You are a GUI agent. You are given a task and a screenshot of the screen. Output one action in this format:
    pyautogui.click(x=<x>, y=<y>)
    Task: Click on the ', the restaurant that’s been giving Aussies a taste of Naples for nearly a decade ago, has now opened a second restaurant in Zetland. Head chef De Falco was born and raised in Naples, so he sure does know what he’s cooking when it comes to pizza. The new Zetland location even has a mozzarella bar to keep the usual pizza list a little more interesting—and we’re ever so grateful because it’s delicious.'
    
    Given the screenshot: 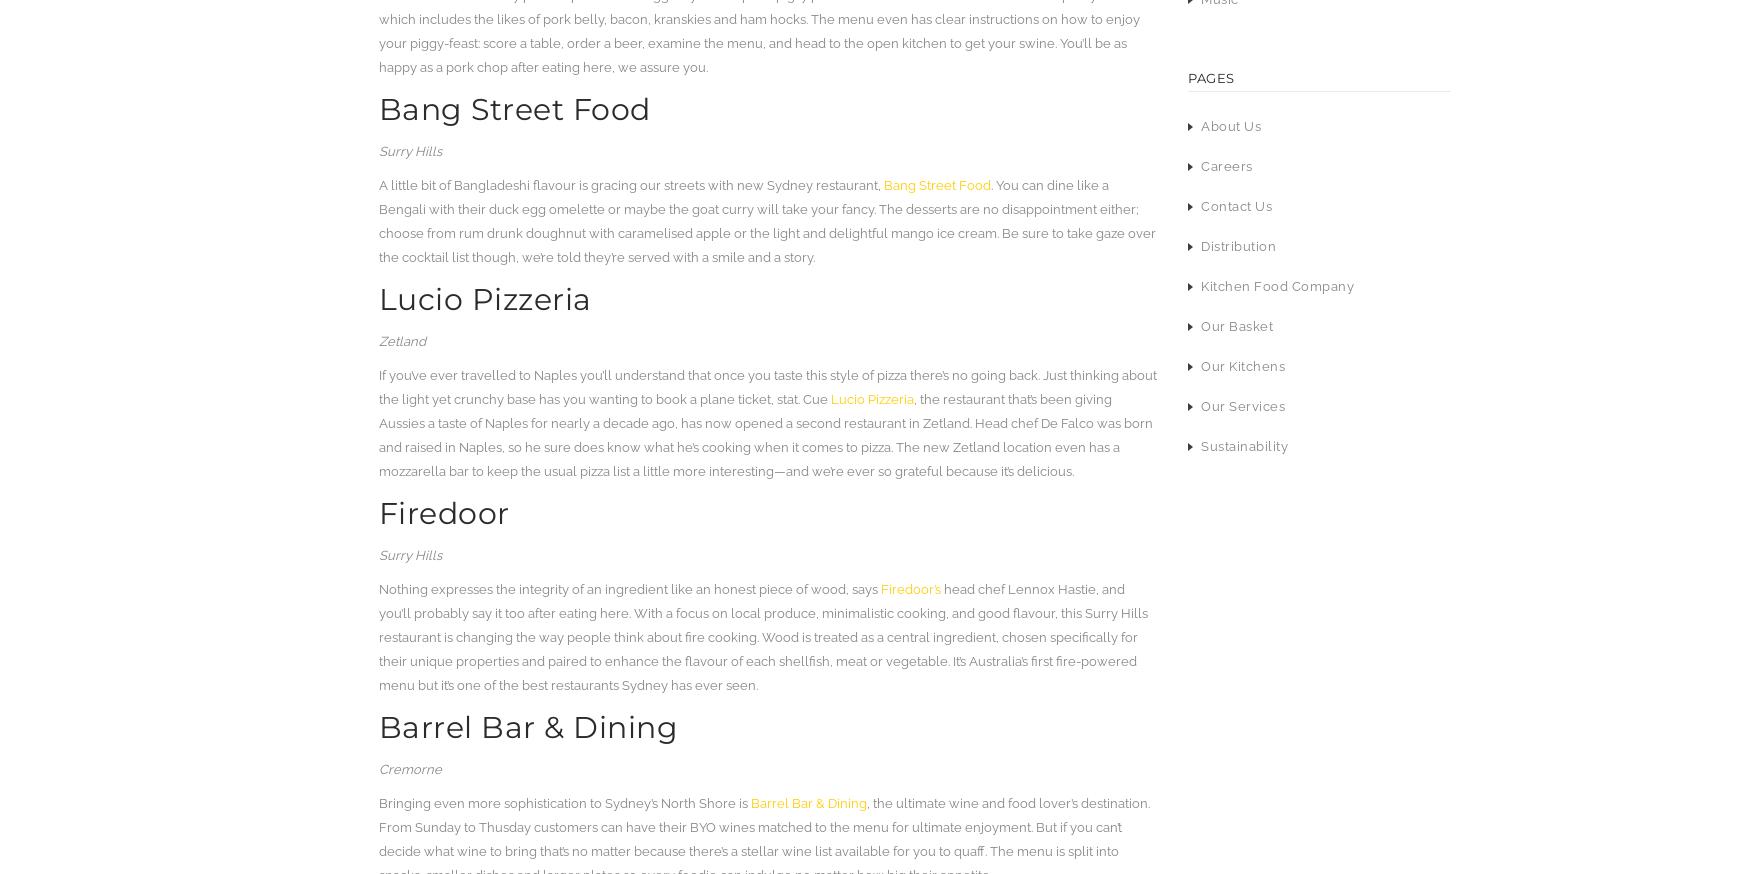 What is the action you would take?
    pyautogui.click(x=764, y=435)
    